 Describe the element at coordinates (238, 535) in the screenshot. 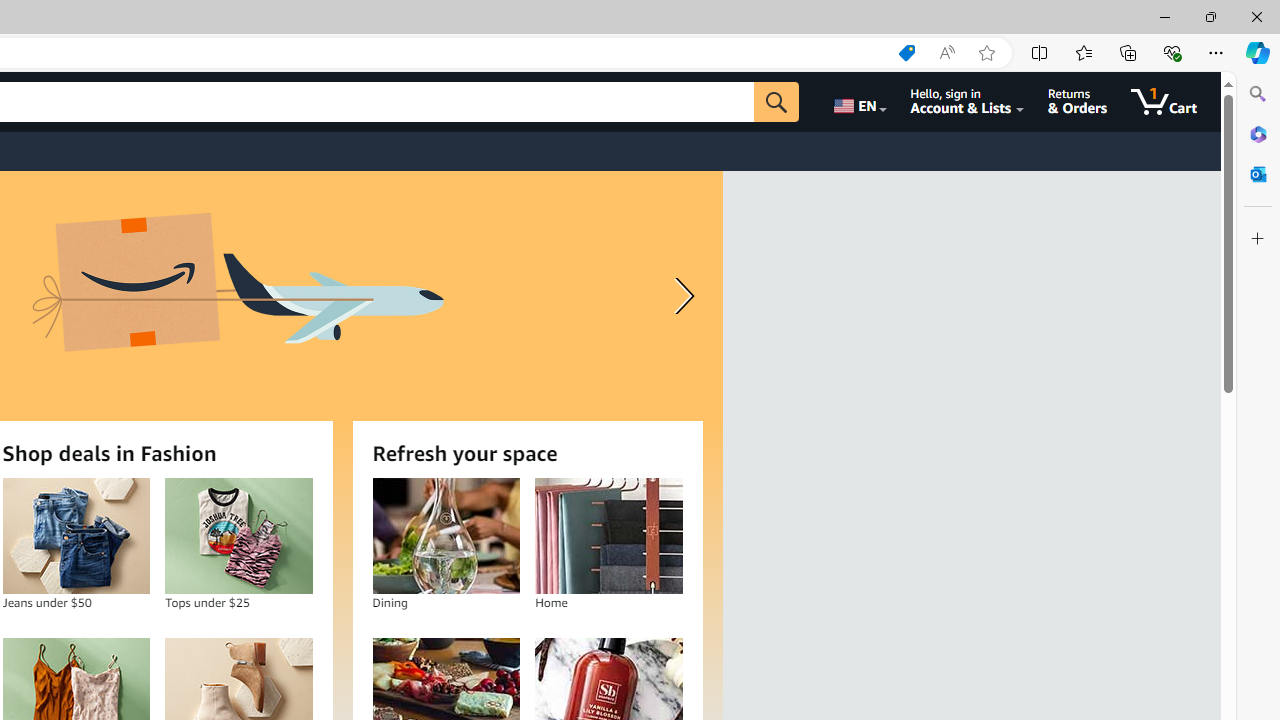

I see `'Tops under $25'` at that location.